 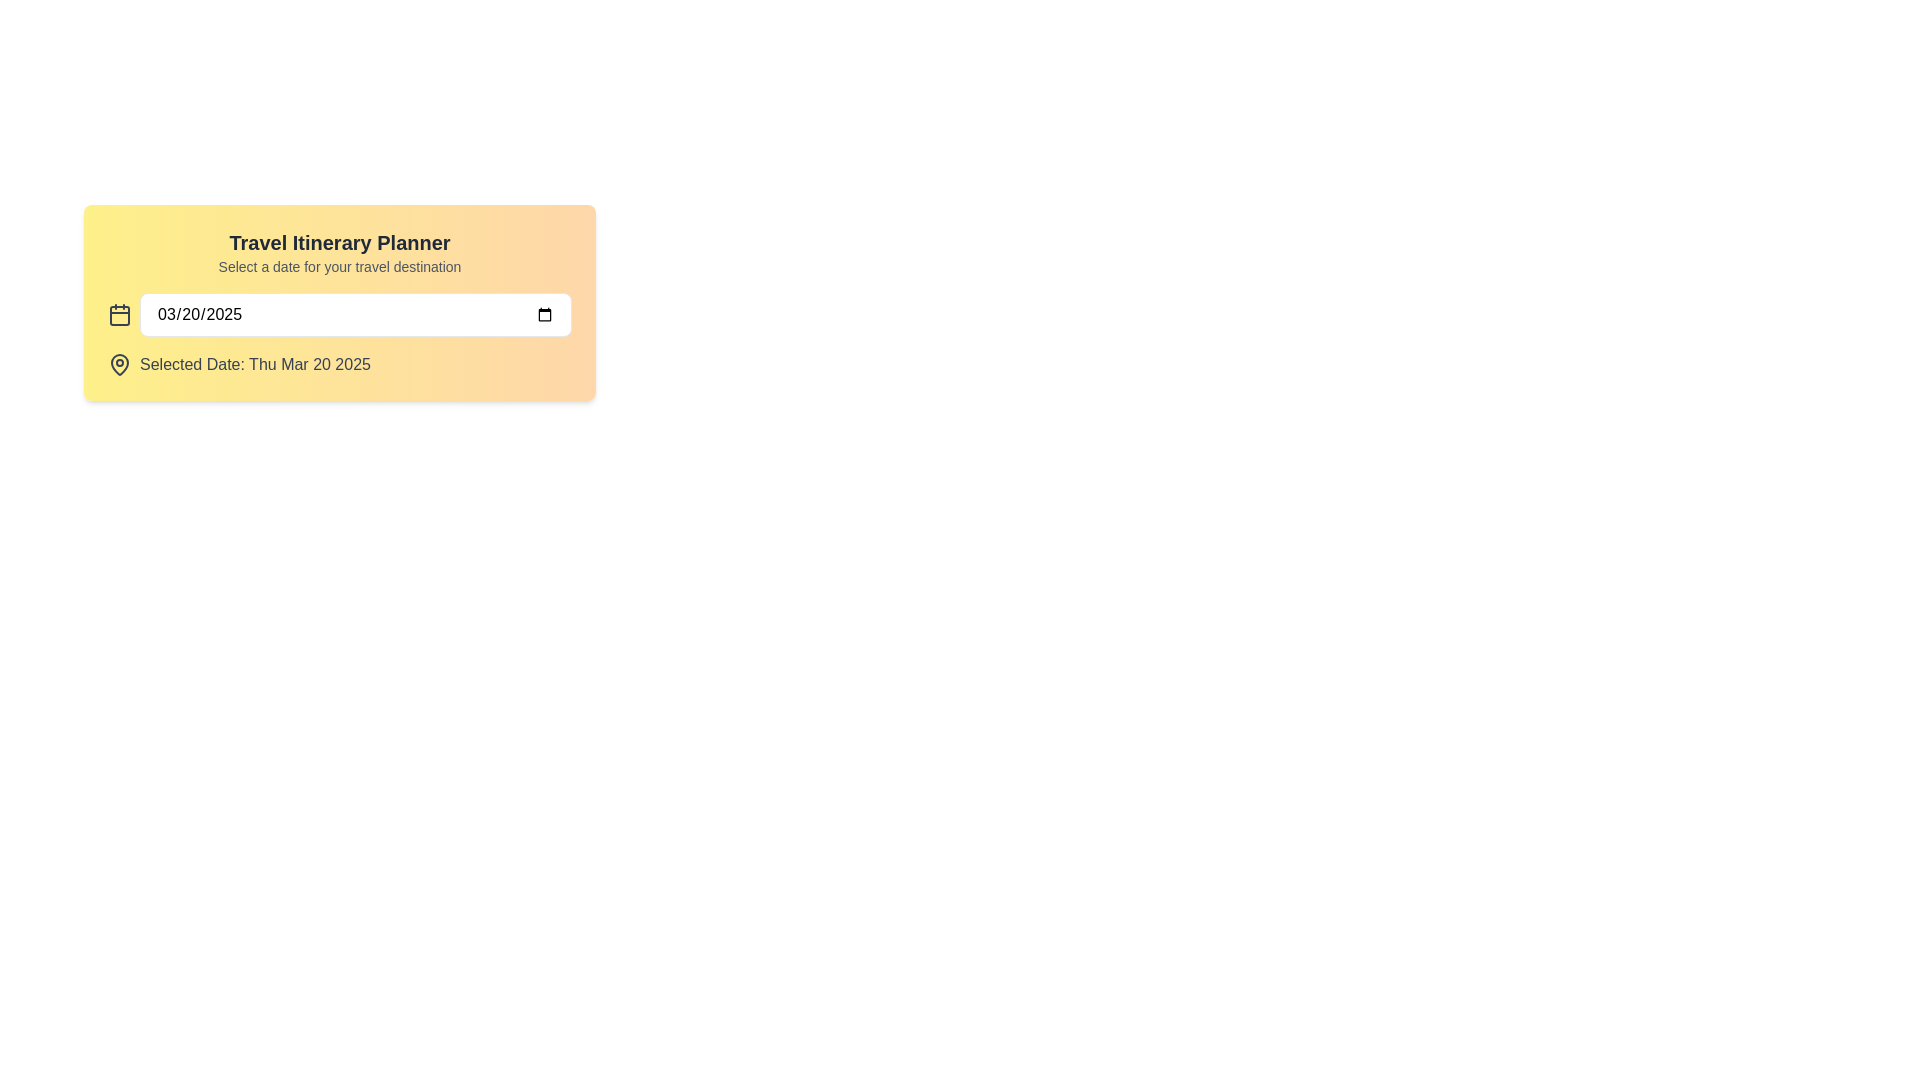 I want to click on the calendar icon, which is a compact square-shaped icon with rounded corners, filled in a yellowish shade, located to the left of the date input field, so click(x=119, y=315).